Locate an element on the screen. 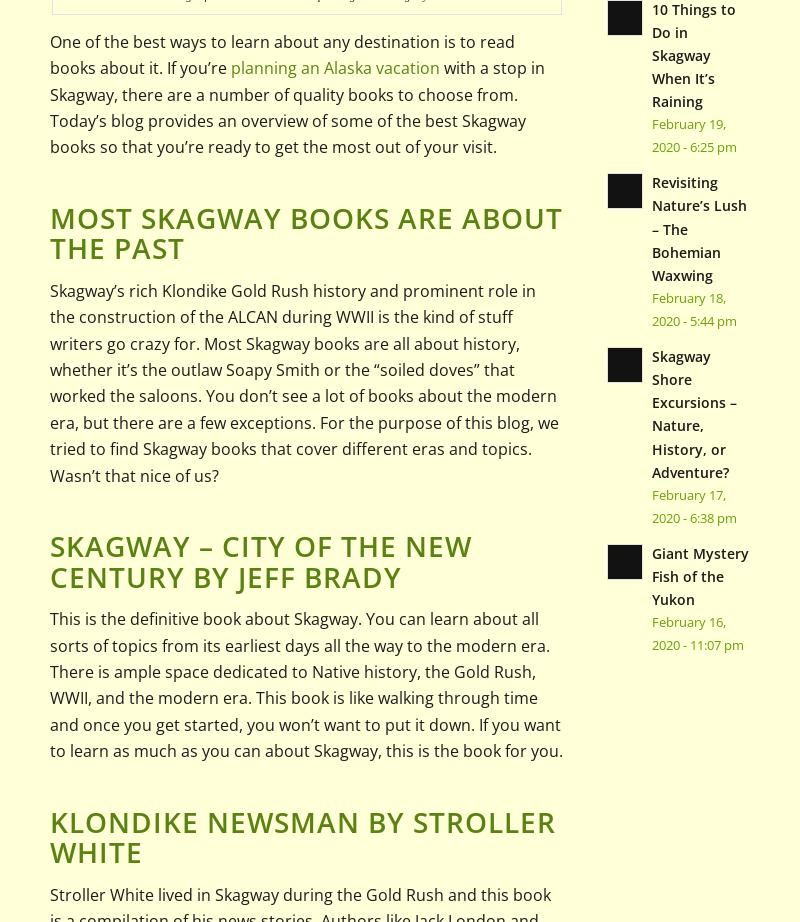 This screenshot has height=922, width=800. 'Klondike Newsman by Stroller White' is located at coordinates (49, 835).